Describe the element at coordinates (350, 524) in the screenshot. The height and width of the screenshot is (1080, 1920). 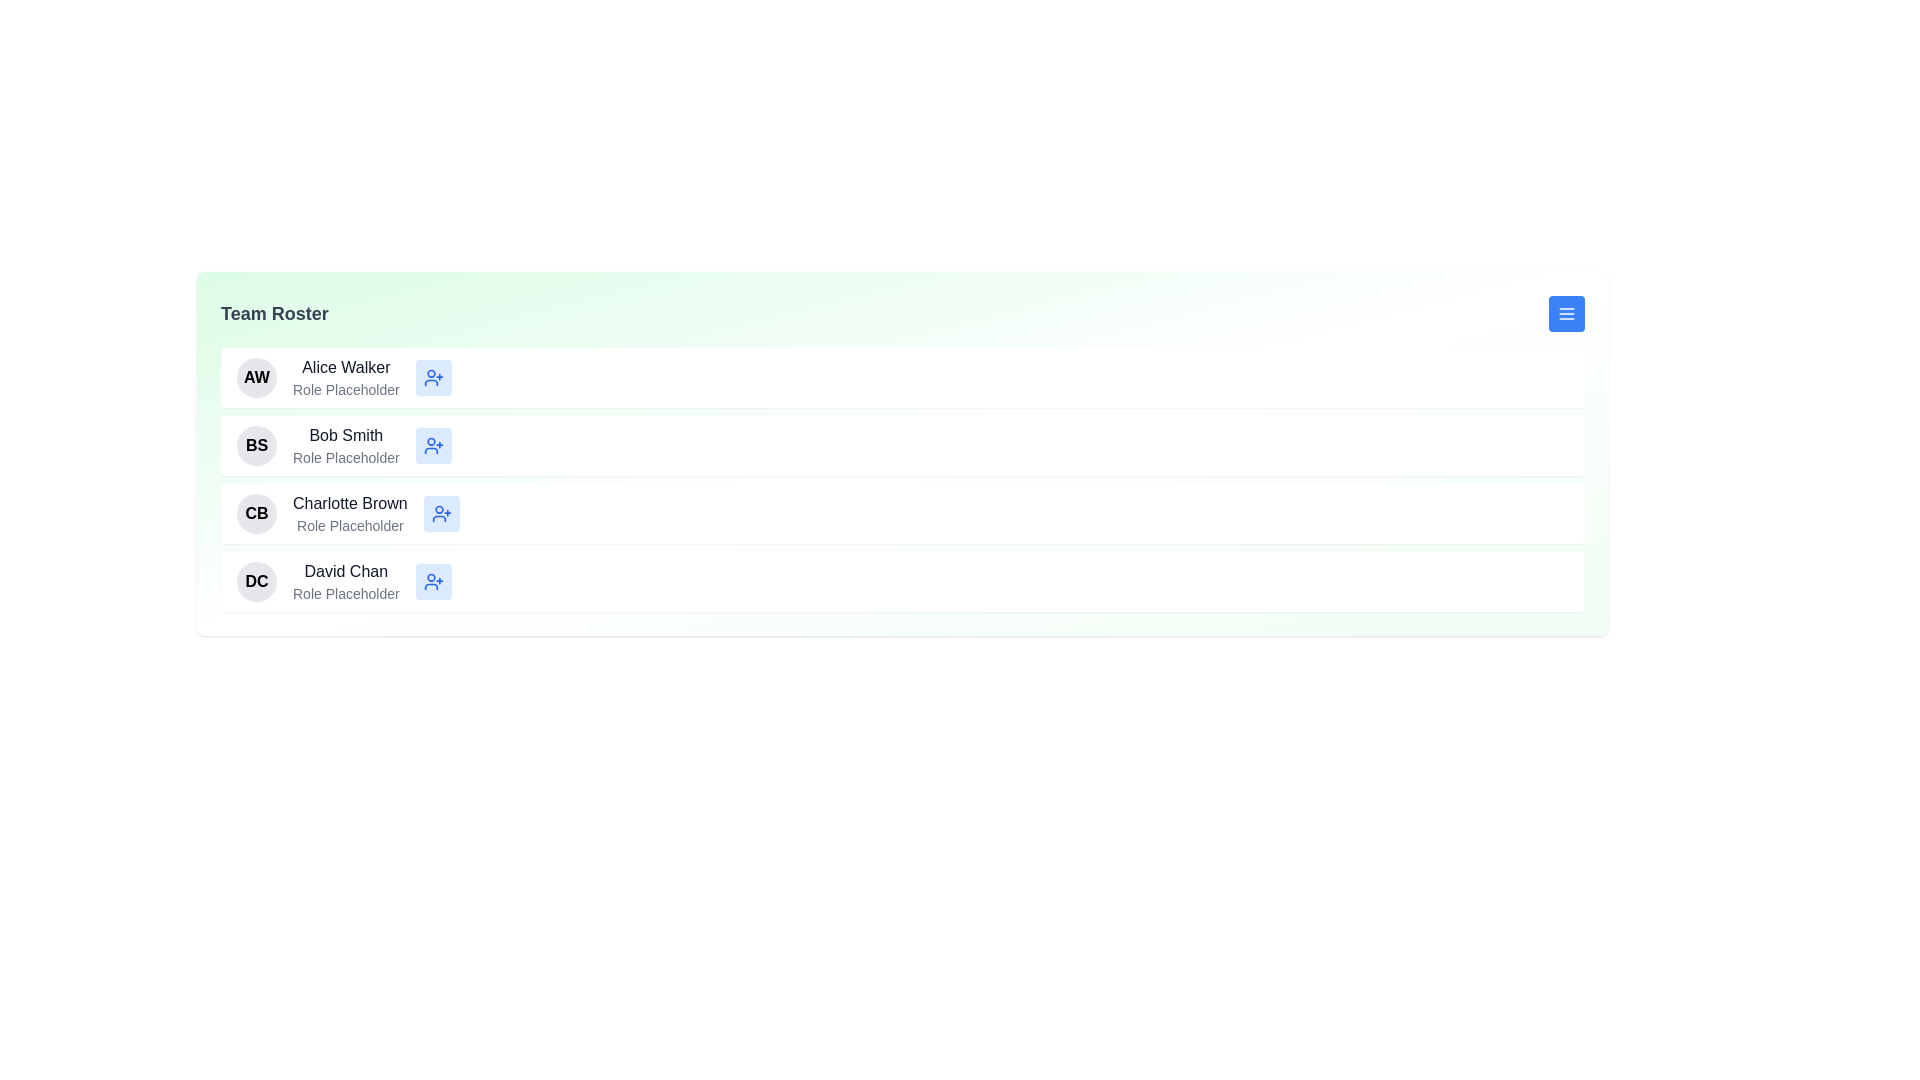
I see `the static text label displaying 'Role Placeholder', which is styled in gray and positioned below the name 'Charlotte Brown' in the middle-left section of the interface` at that location.